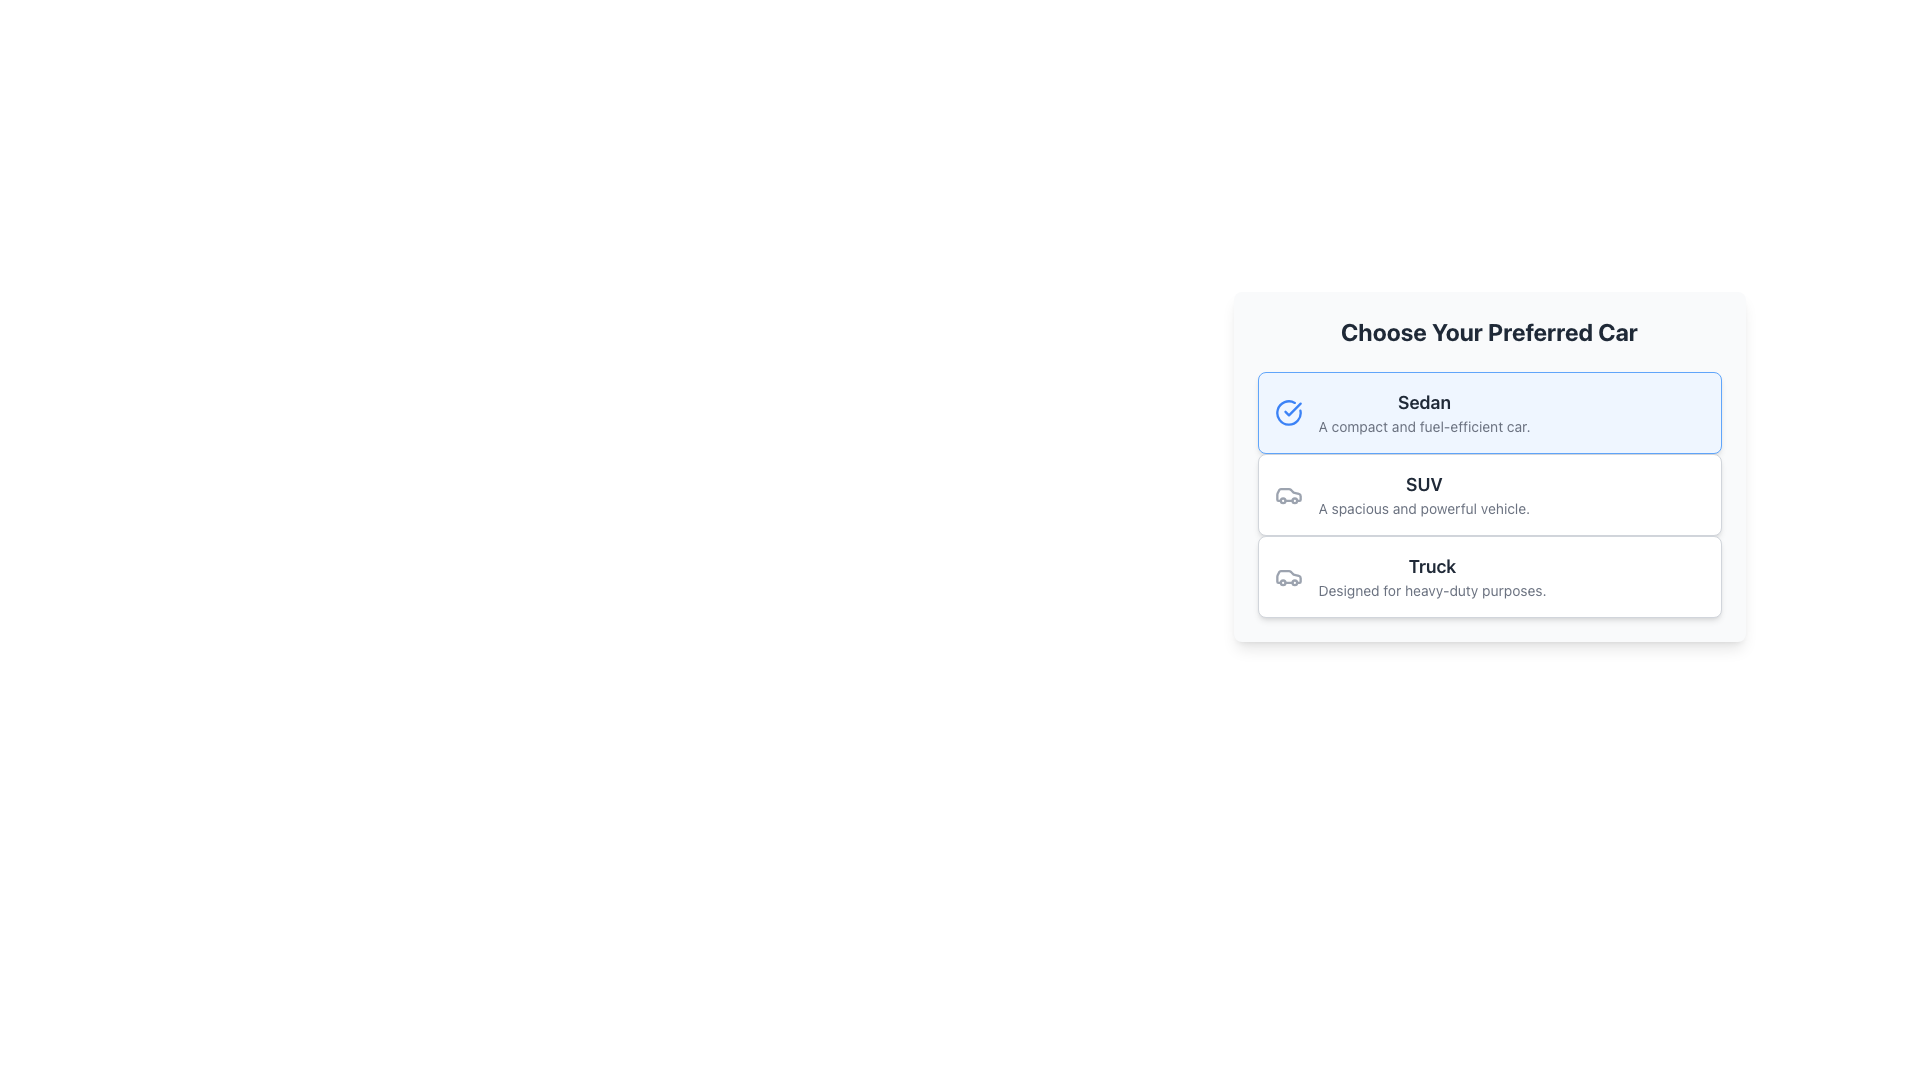  Describe the element at coordinates (1489, 466) in the screenshot. I see `the selectable option for 'SUV' in the choice menu` at that location.